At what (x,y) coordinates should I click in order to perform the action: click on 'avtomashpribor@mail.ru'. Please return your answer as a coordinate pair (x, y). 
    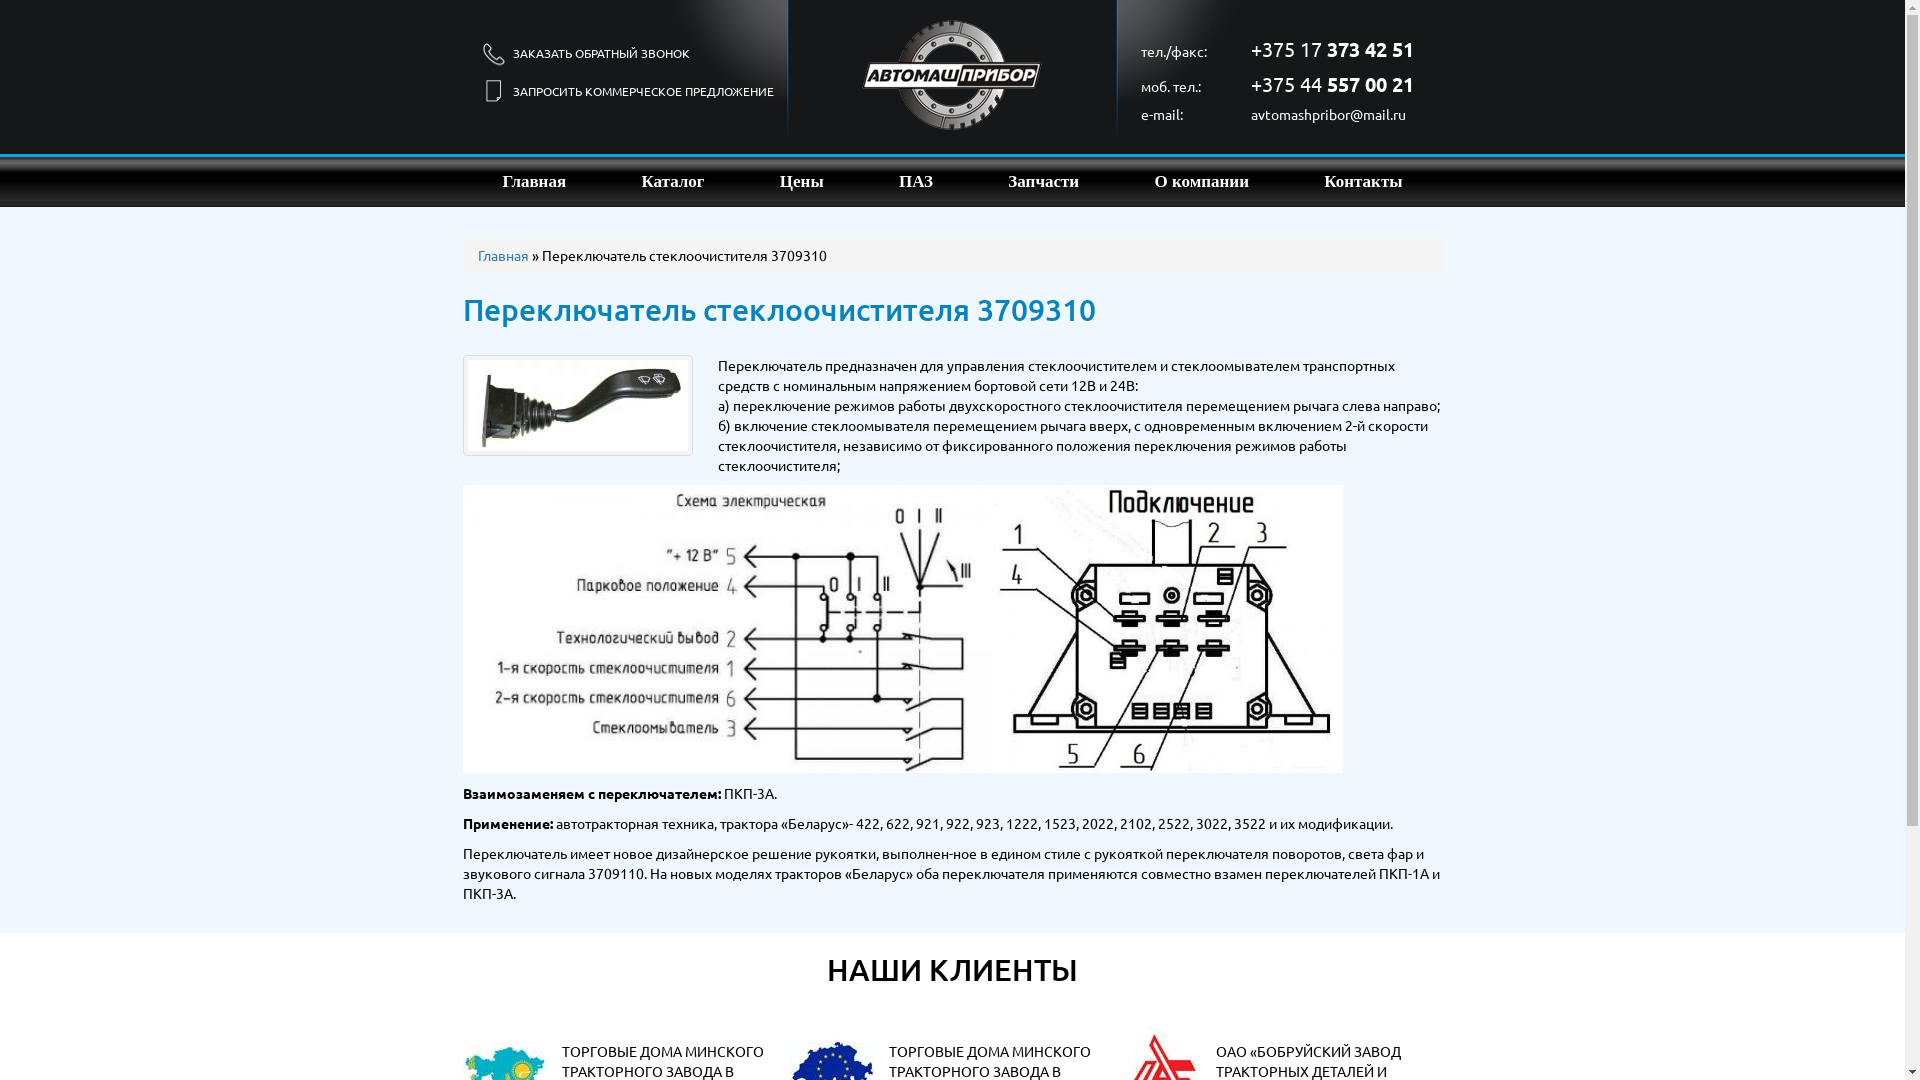
    Looking at the image, I should click on (1328, 114).